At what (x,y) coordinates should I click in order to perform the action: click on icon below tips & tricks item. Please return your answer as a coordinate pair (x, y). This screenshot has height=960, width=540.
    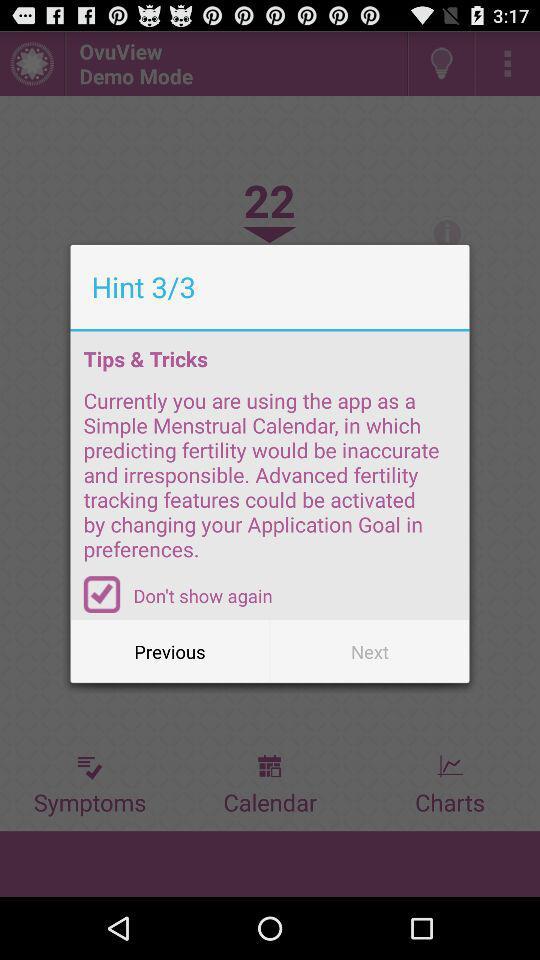
    Looking at the image, I should click on (270, 480).